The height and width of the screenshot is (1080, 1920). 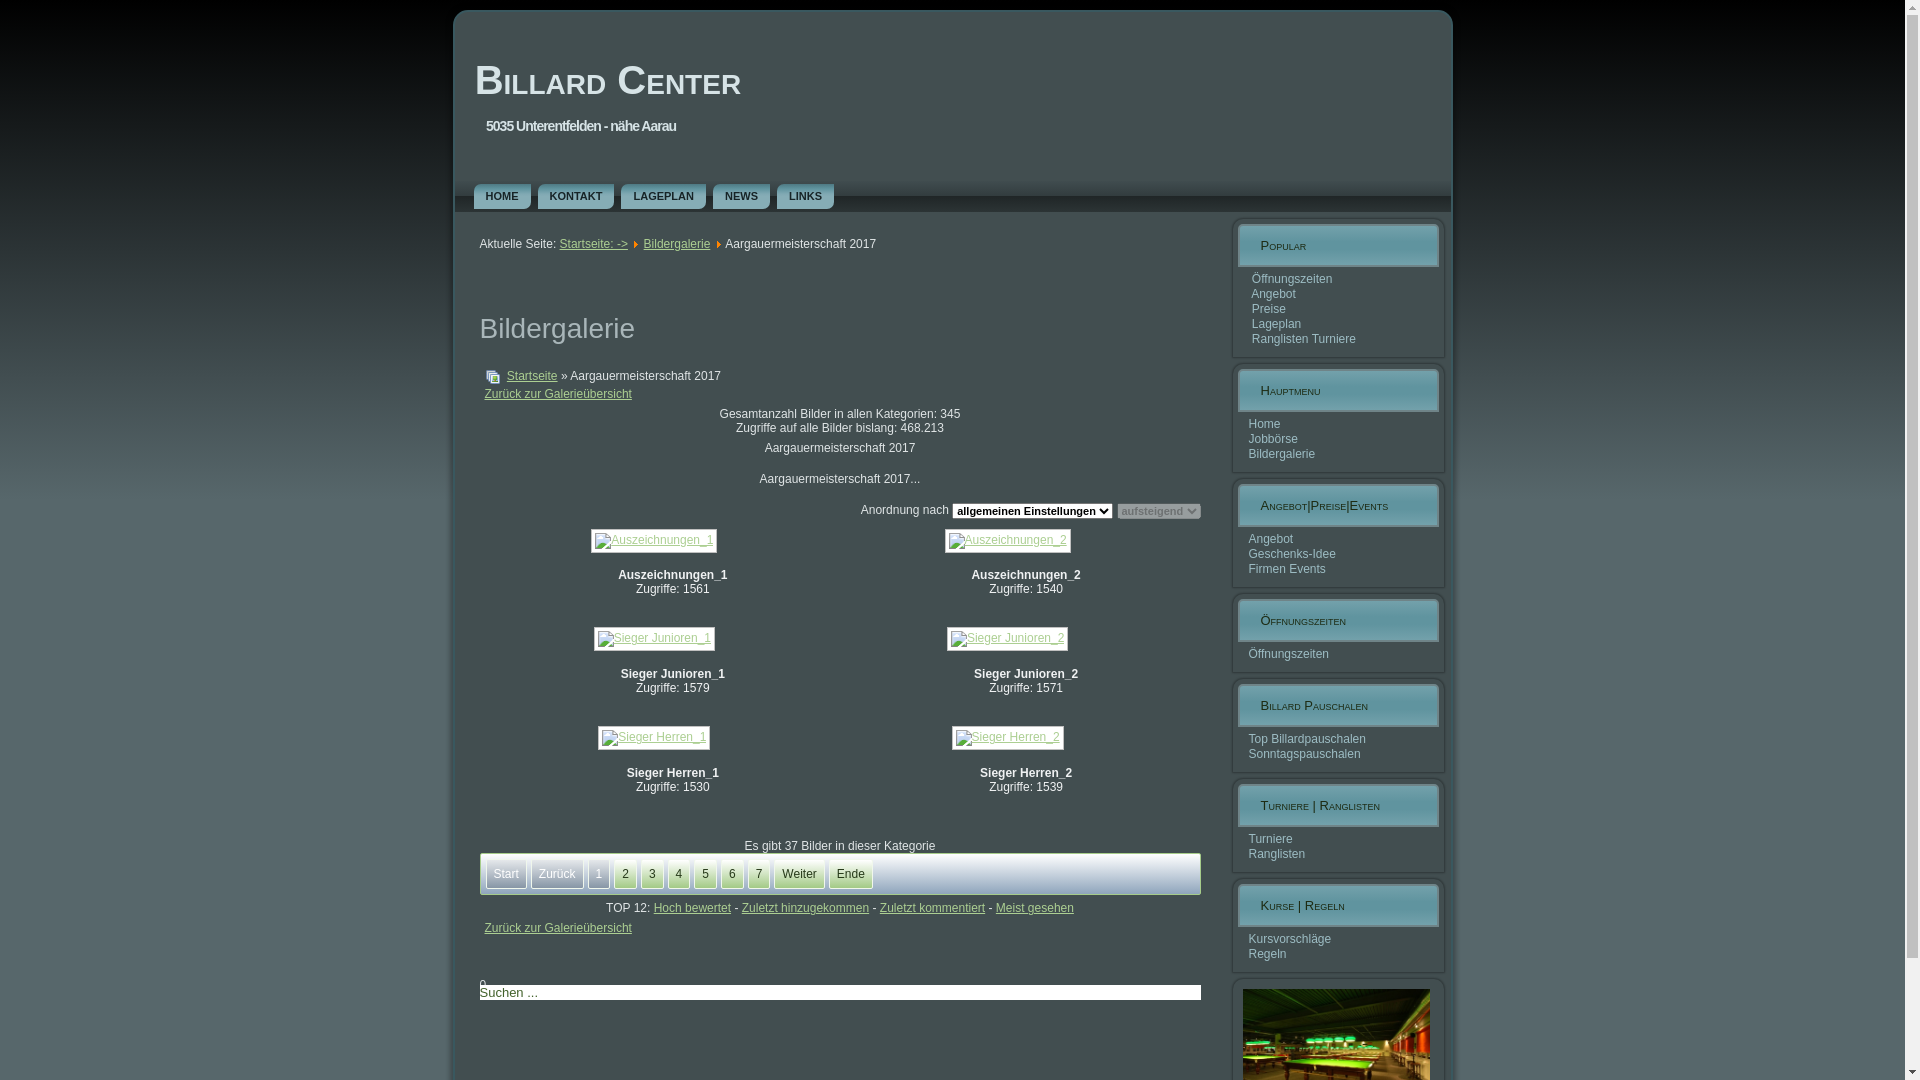 I want to click on '5', so click(x=705, y=873).